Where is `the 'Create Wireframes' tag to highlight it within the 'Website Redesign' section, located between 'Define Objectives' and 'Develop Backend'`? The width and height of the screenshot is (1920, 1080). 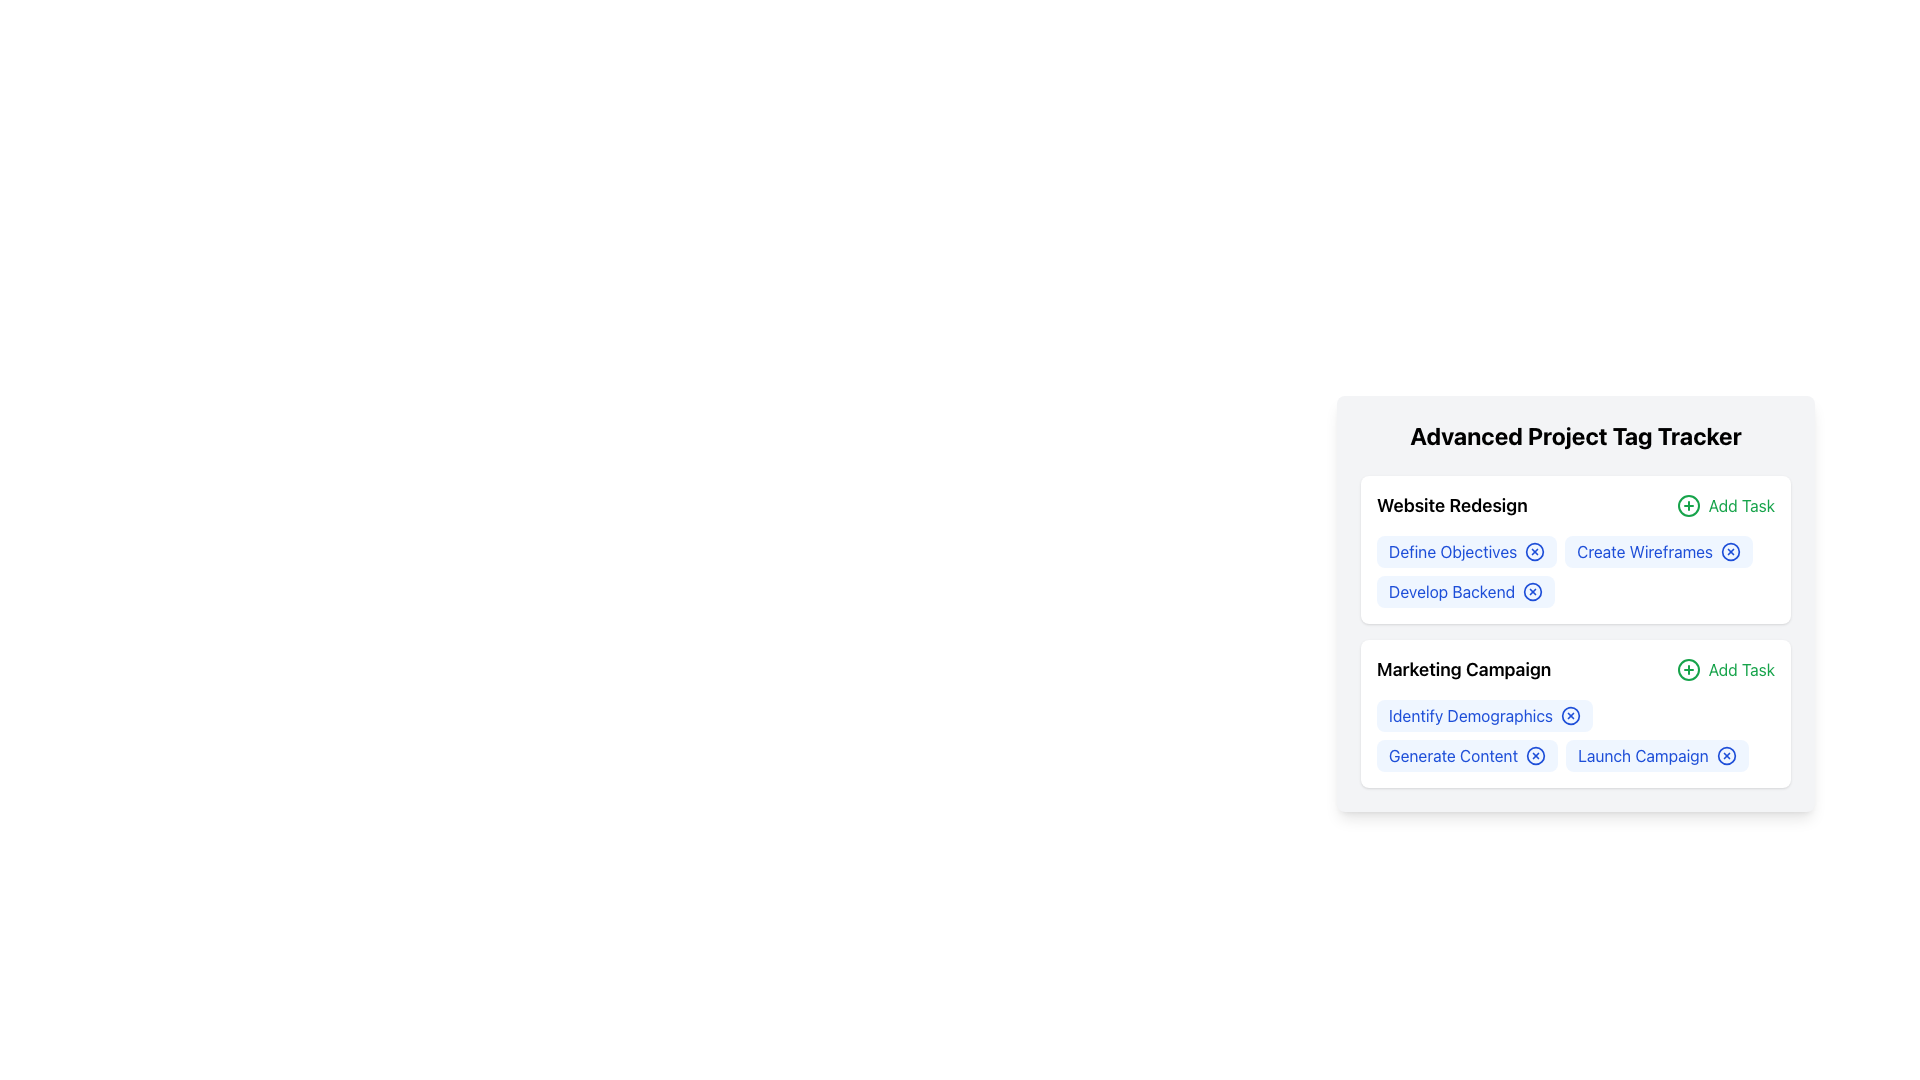
the 'Create Wireframes' tag to highlight it within the 'Website Redesign' section, located between 'Define Objectives' and 'Develop Backend' is located at coordinates (1659, 551).